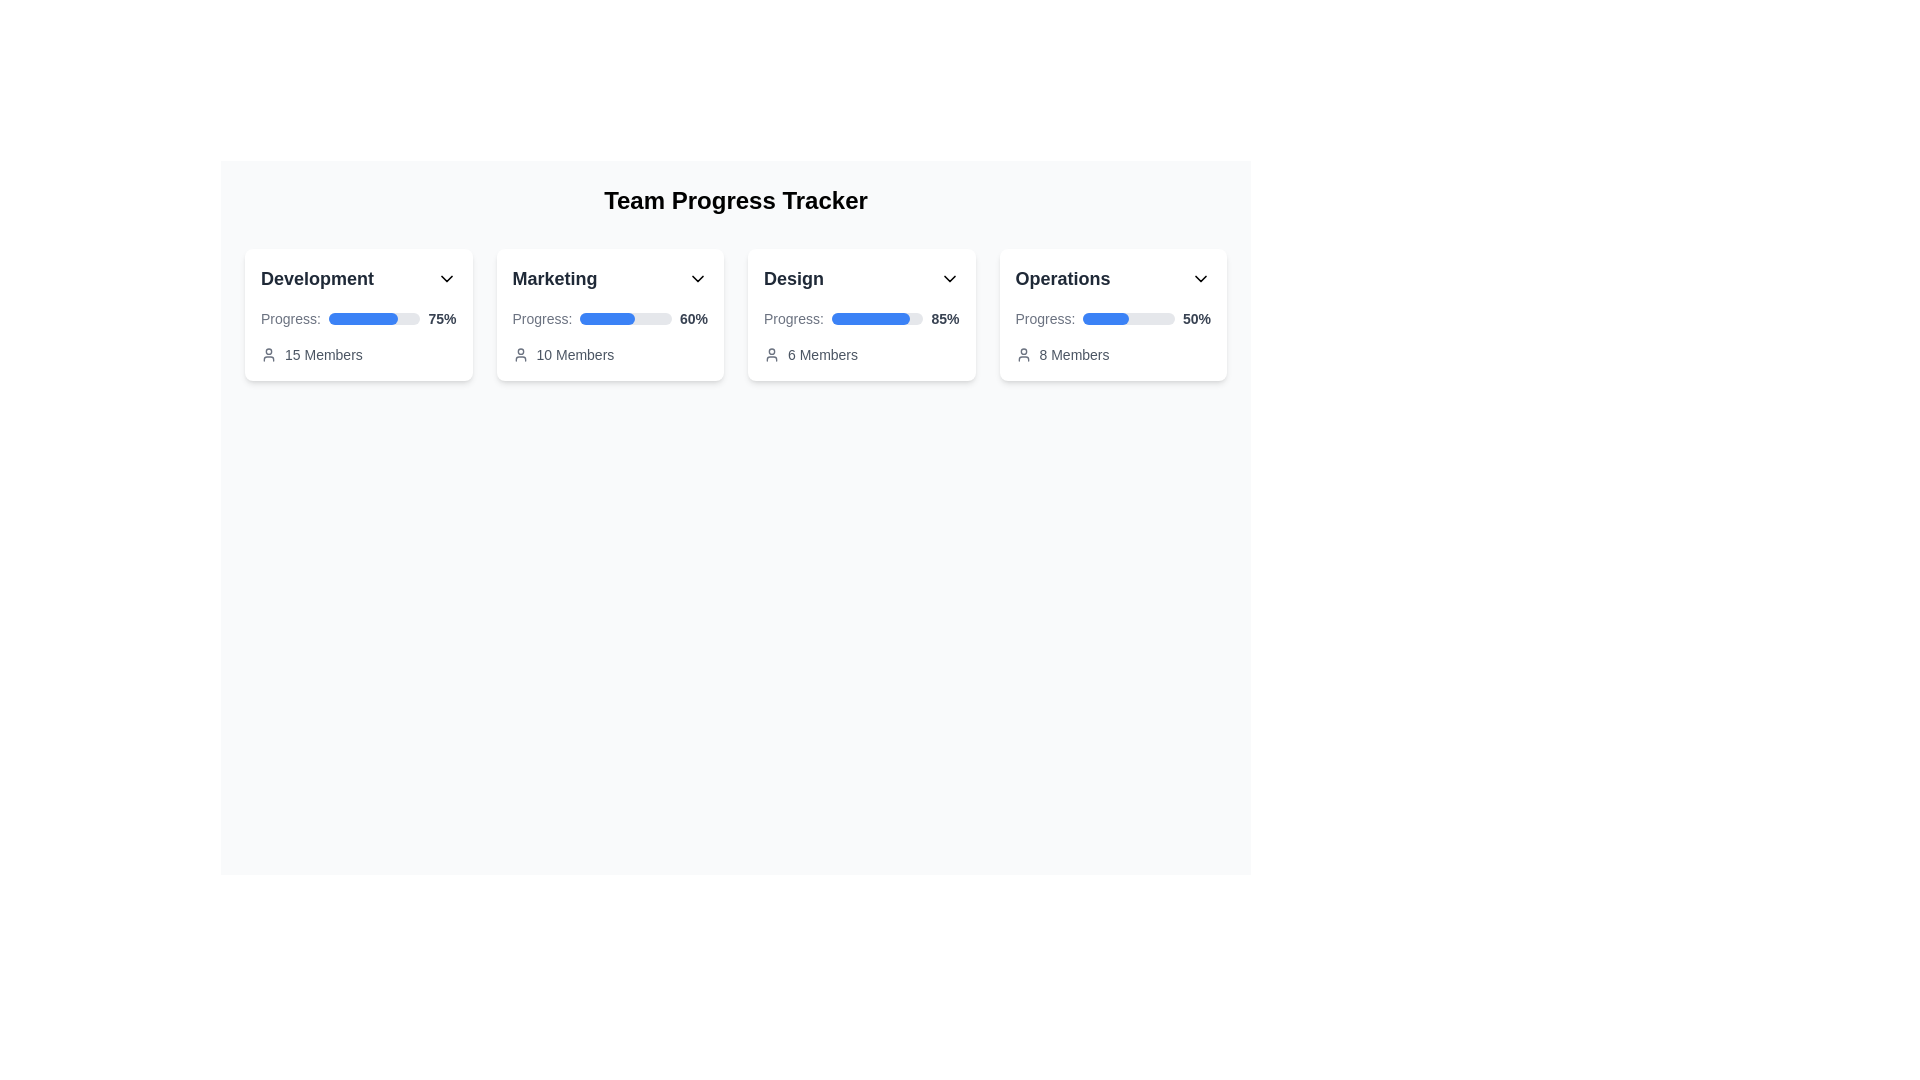 This screenshot has width=1920, height=1080. Describe the element at coordinates (358, 353) in the screenshot. I see `the text label with the accompanying icon that displays the number of members associated with the 'Development' section in the 'Team Progress Tracker' interface` at that location.